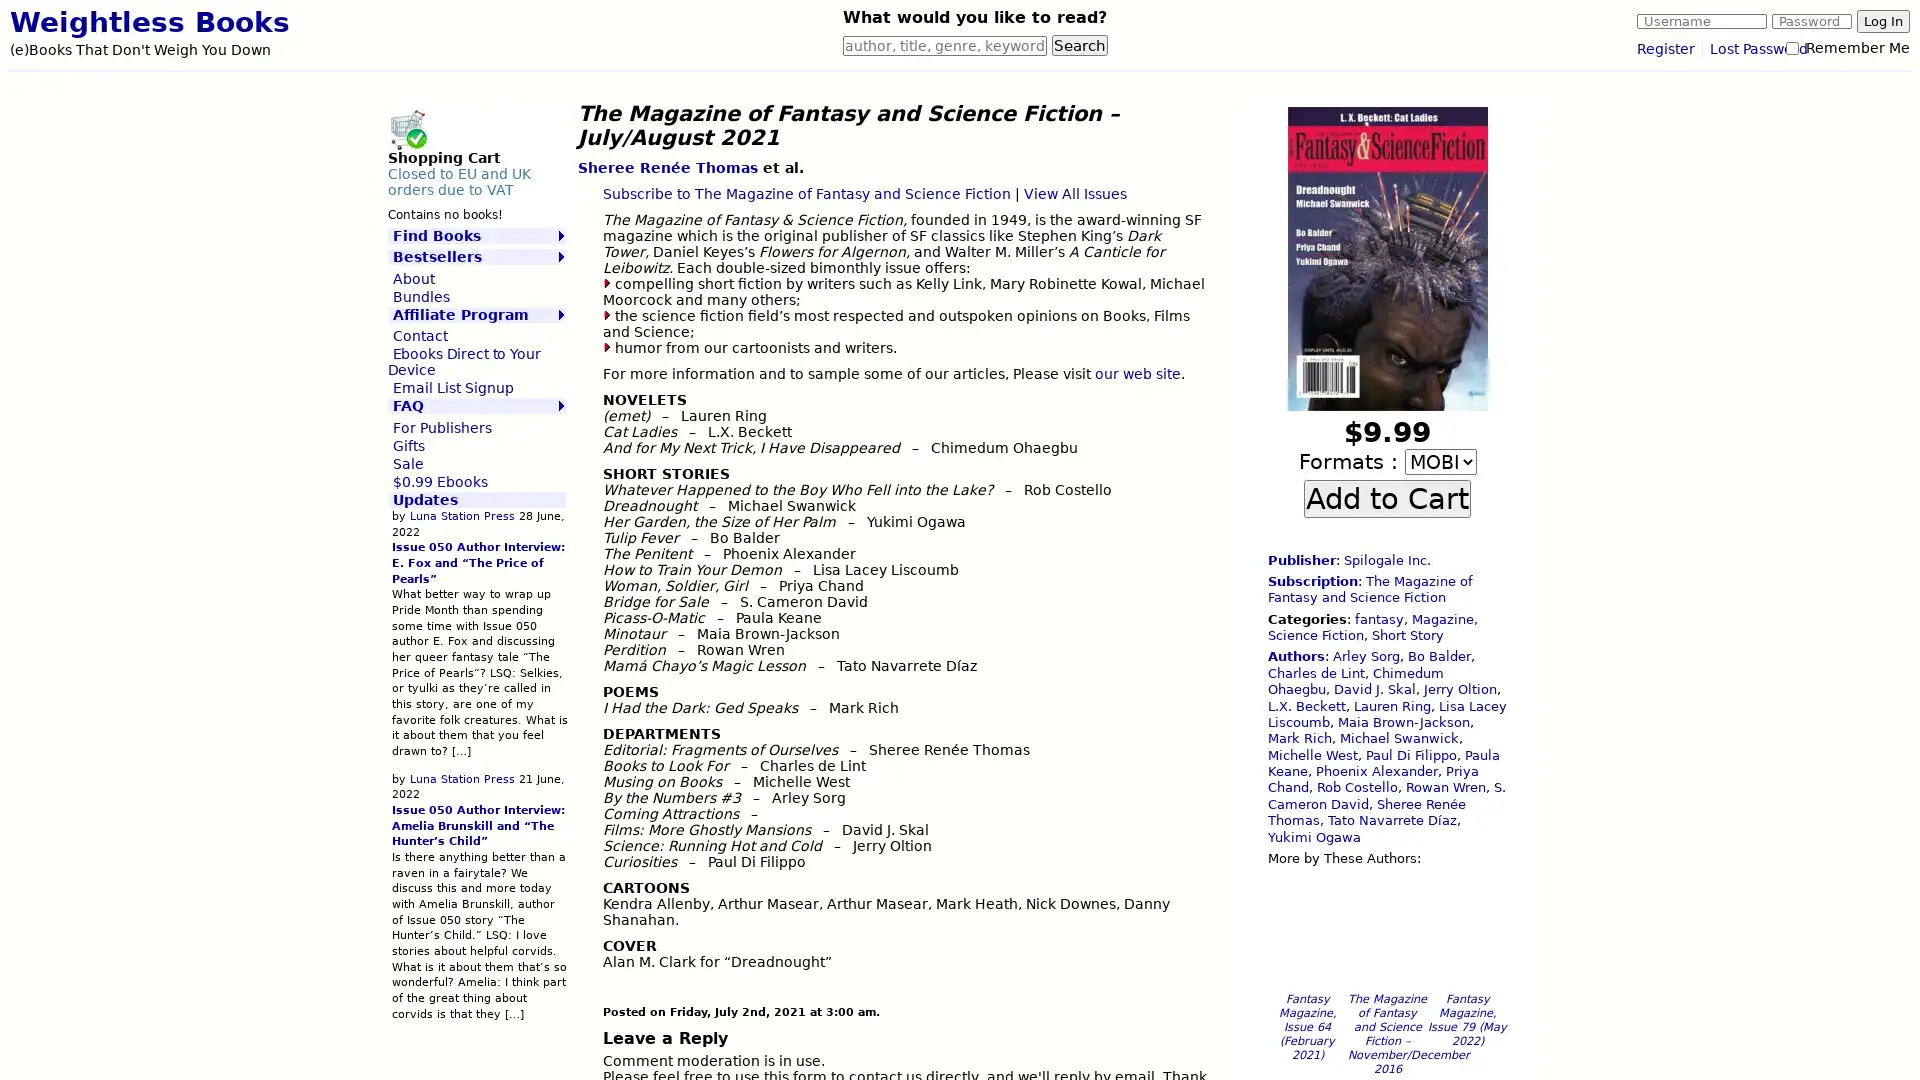 Image resolution: width=1920 pixels, height=1080 pixels. Describe the element at coordinates (1882, 21) in the screenshot. I see `Log In` at that location.